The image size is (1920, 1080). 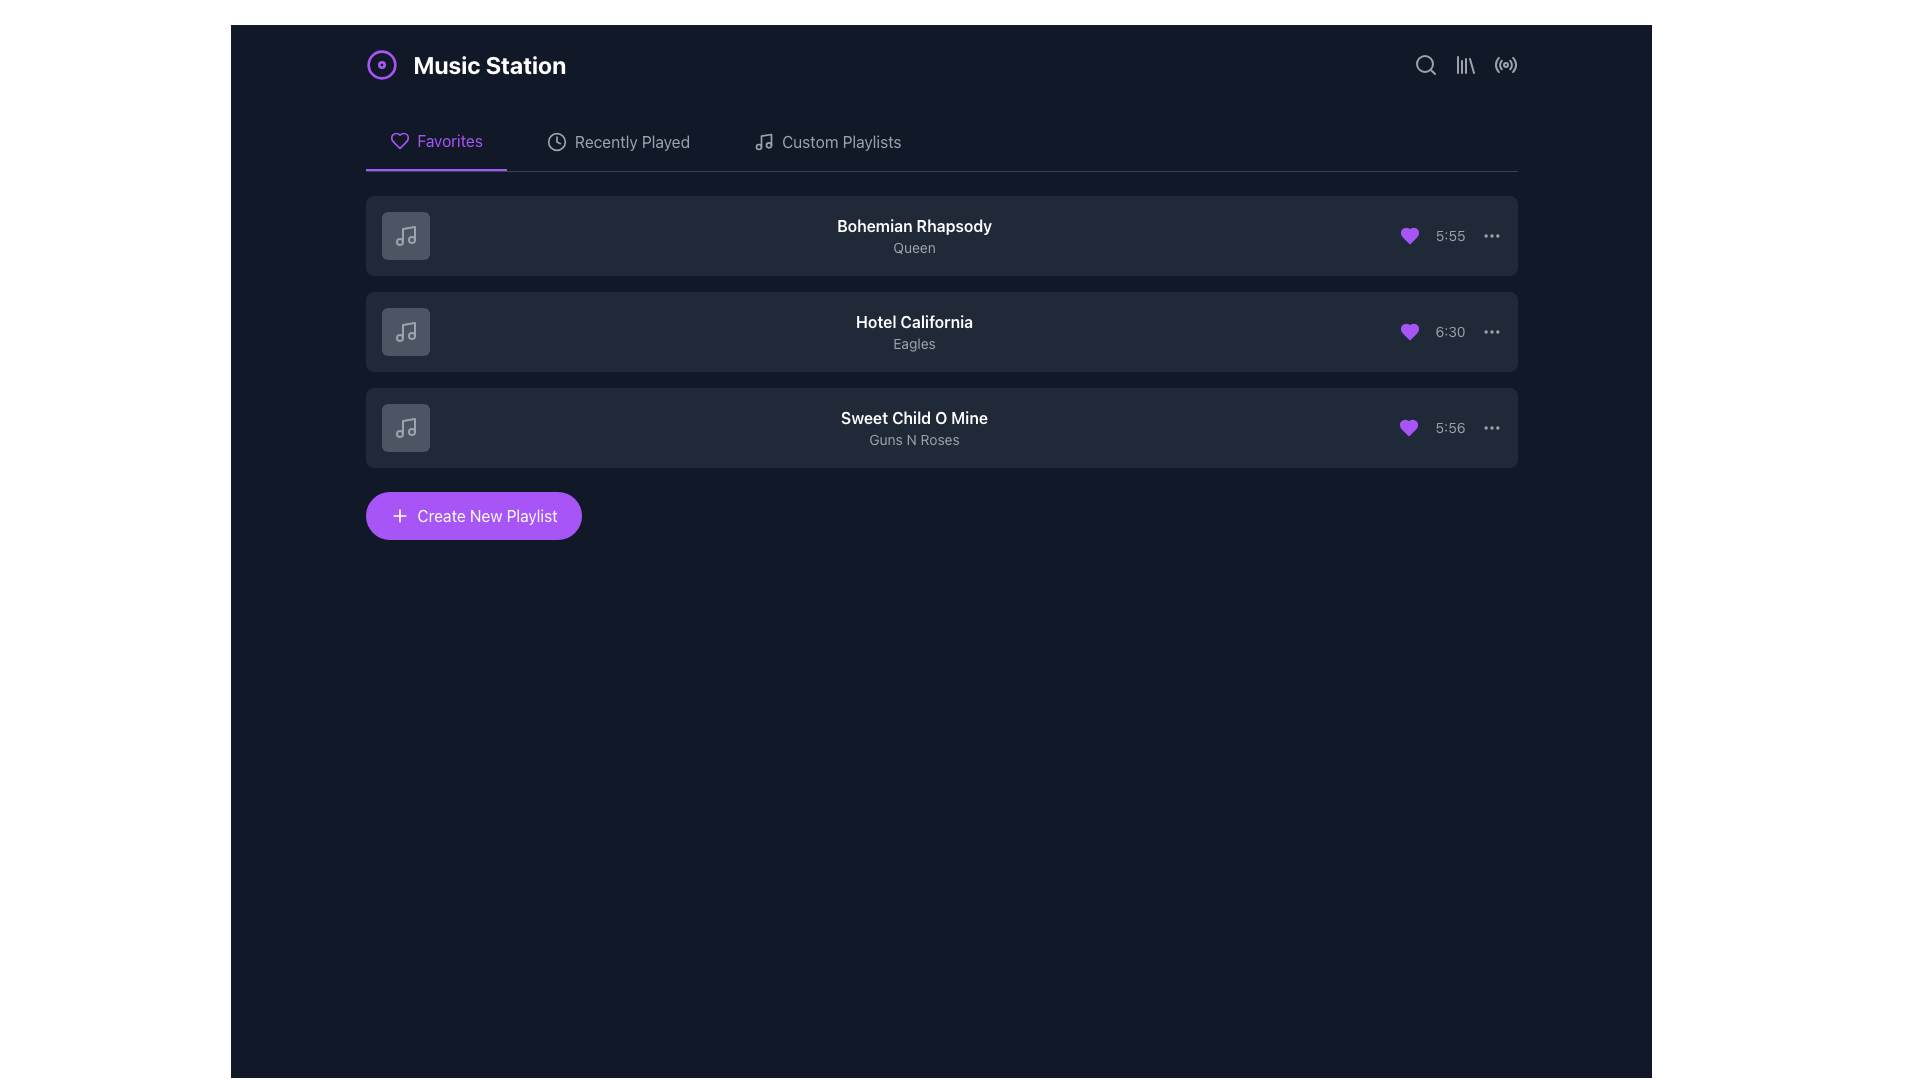 What do you see at coordinates (556, 141) in the screenshot?
I see `the clock-shaped icon located in the header navigation bar, next to the 'Recently Played' text label, to interact with it` at bounding box center [556, 141].